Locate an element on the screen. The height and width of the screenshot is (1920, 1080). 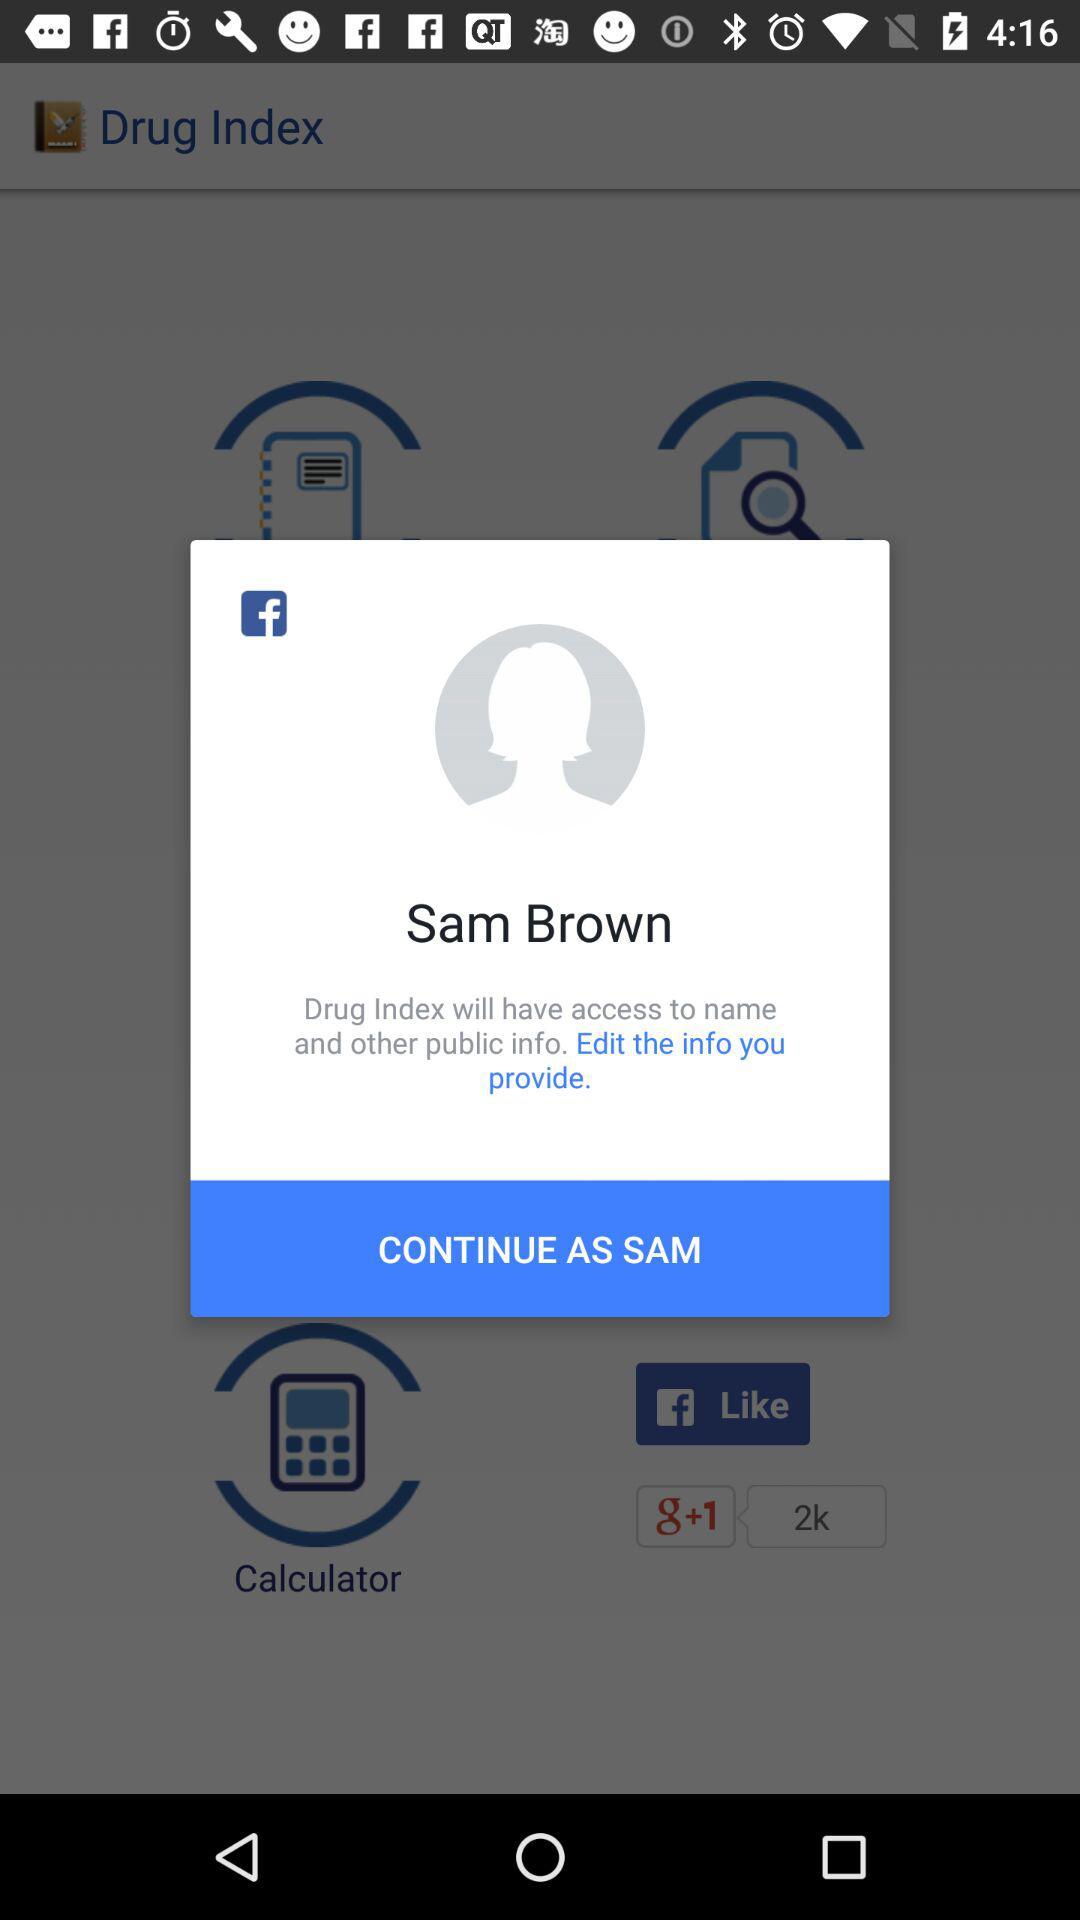
the drug index will item is located at coordinates (540, 1041).